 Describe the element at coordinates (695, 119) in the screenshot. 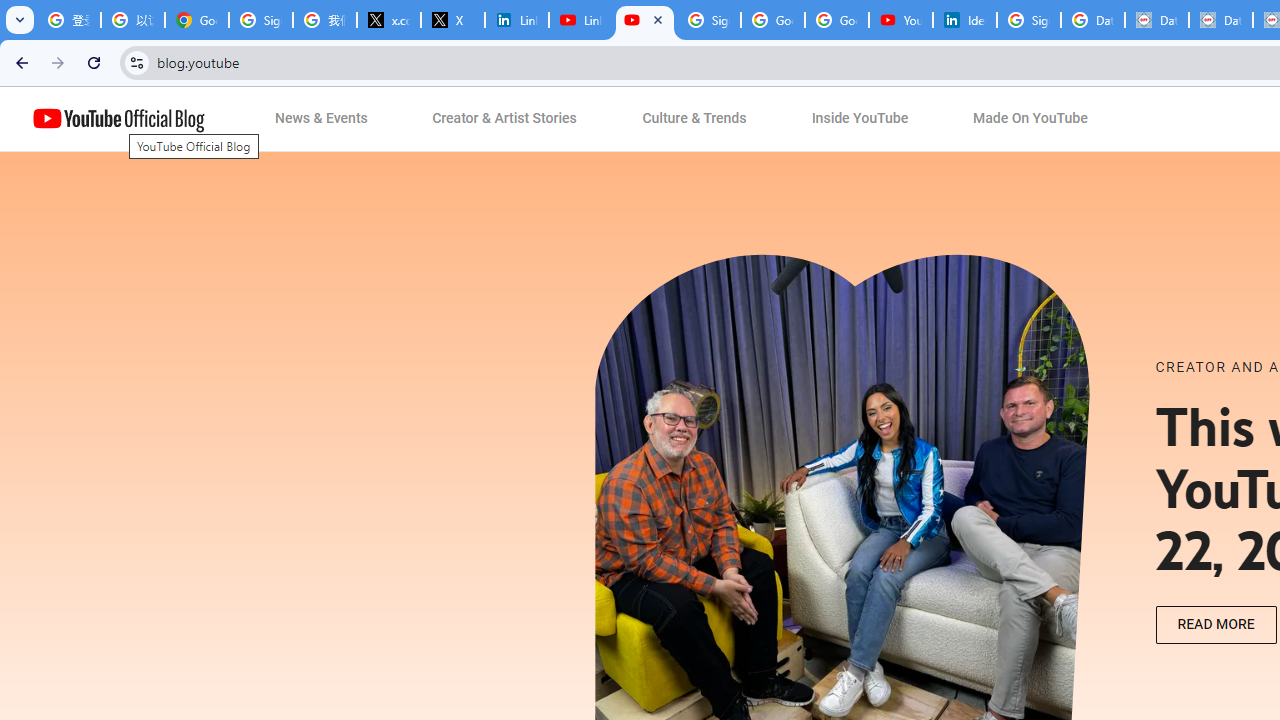

I see `'Culture & Trends'` at that location.